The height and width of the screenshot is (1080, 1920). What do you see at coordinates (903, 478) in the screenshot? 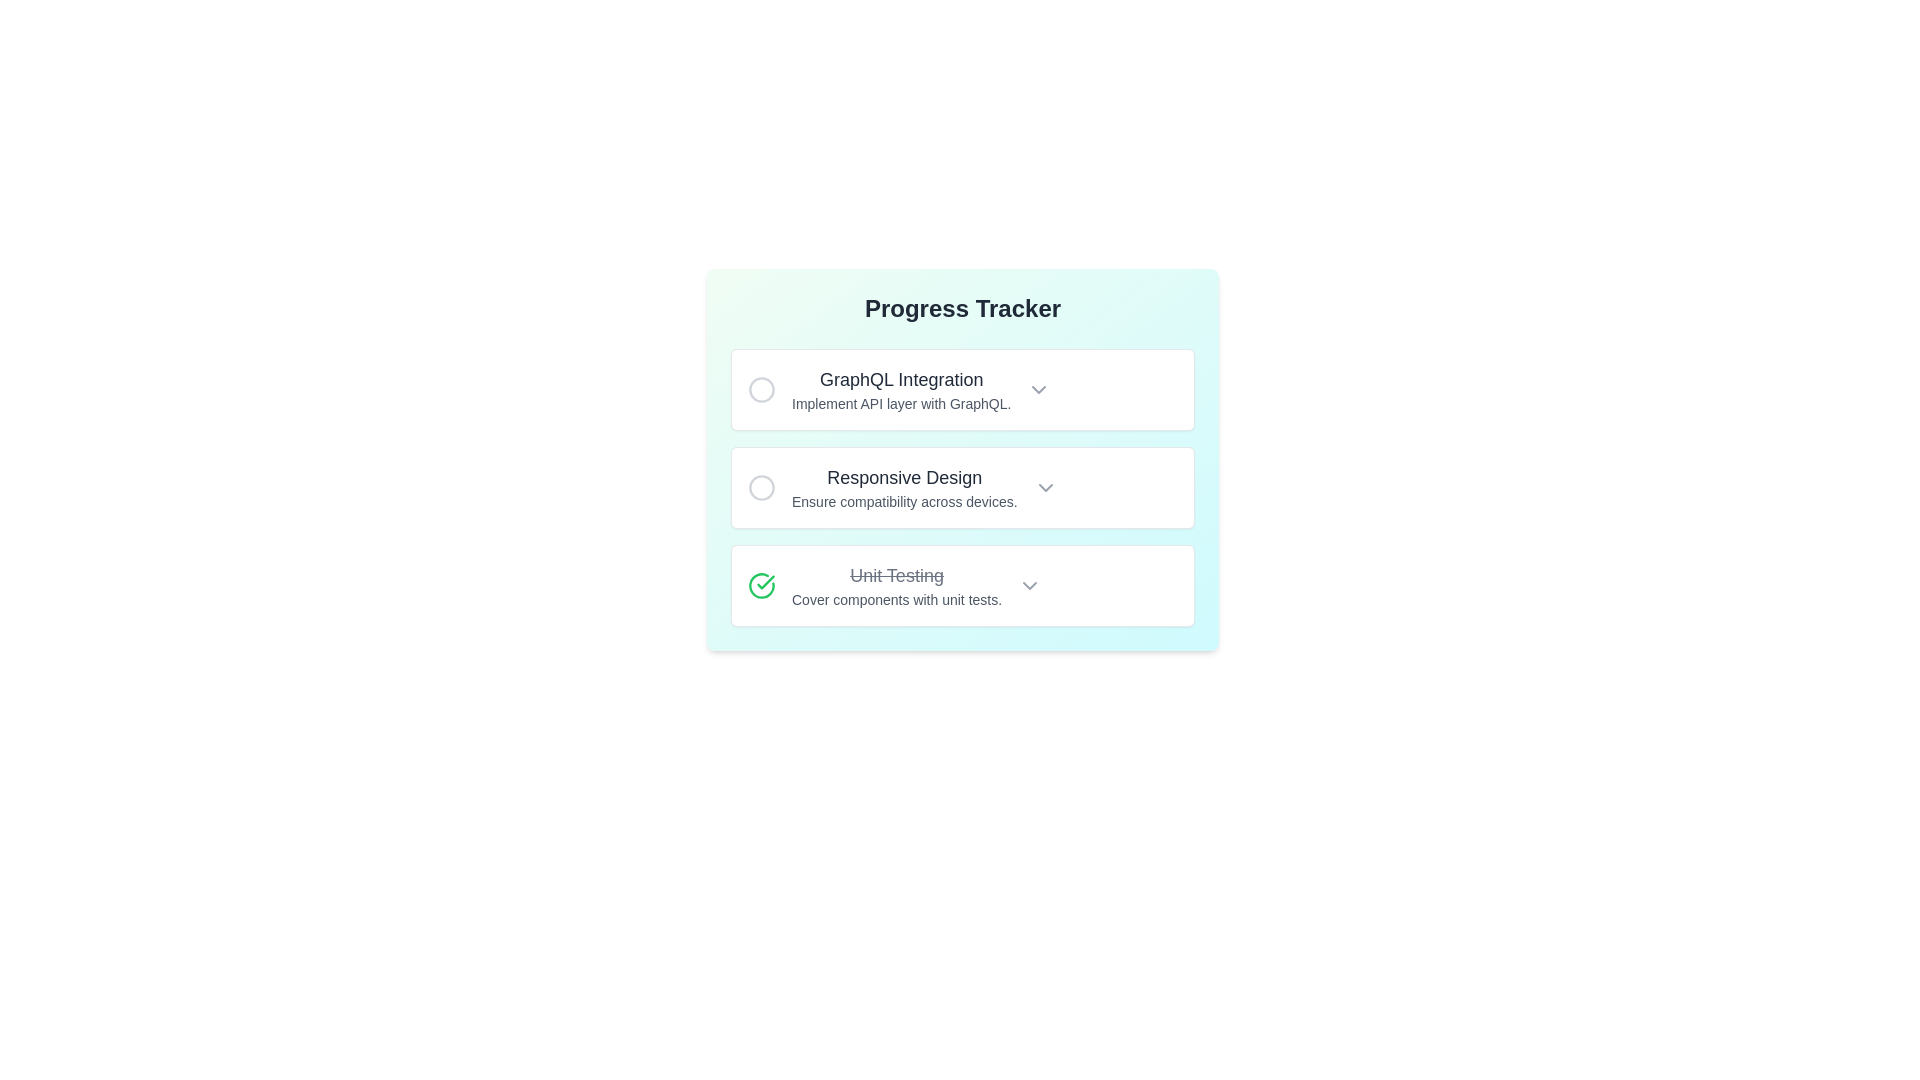
I see `the text label displaying 'Responsive Design', which is centrally positioned above the line stating 'Ensure compatibility across devices' in the 'Progress Tracker' list` at bounding box center [903, 478].